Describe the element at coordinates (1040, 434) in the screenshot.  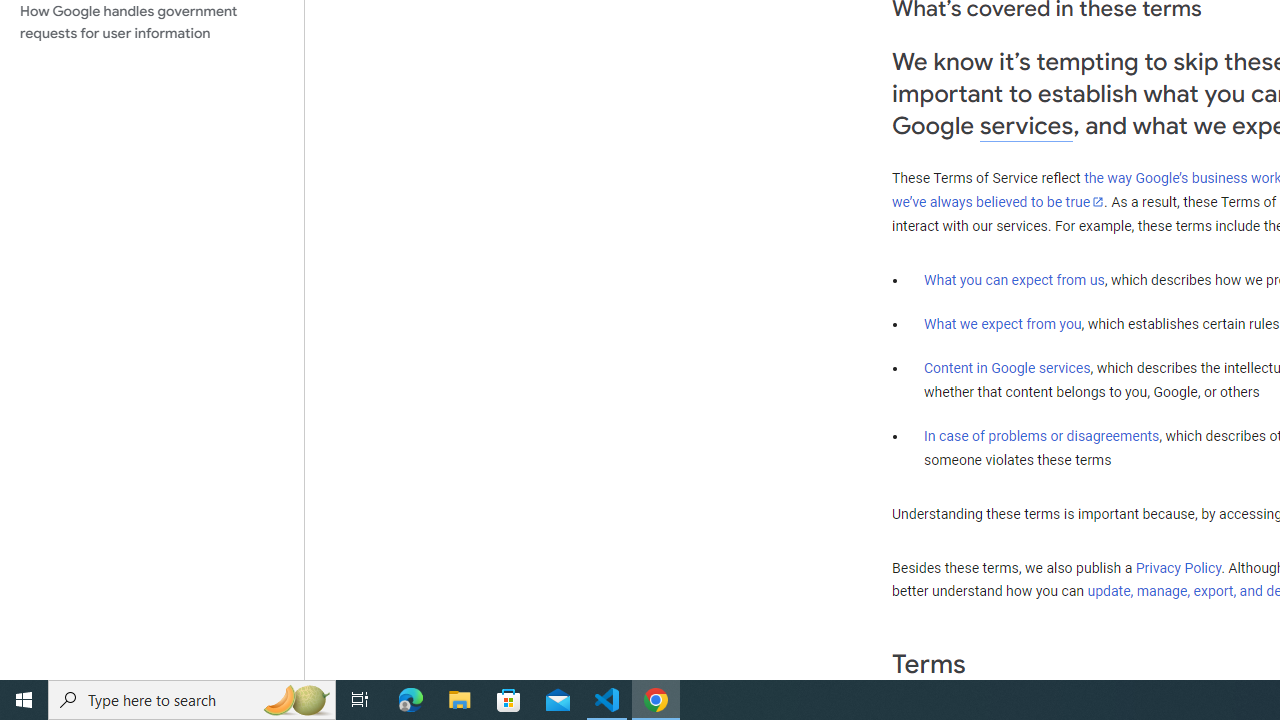
I see `'In case of problems or disagreements'` at that location.